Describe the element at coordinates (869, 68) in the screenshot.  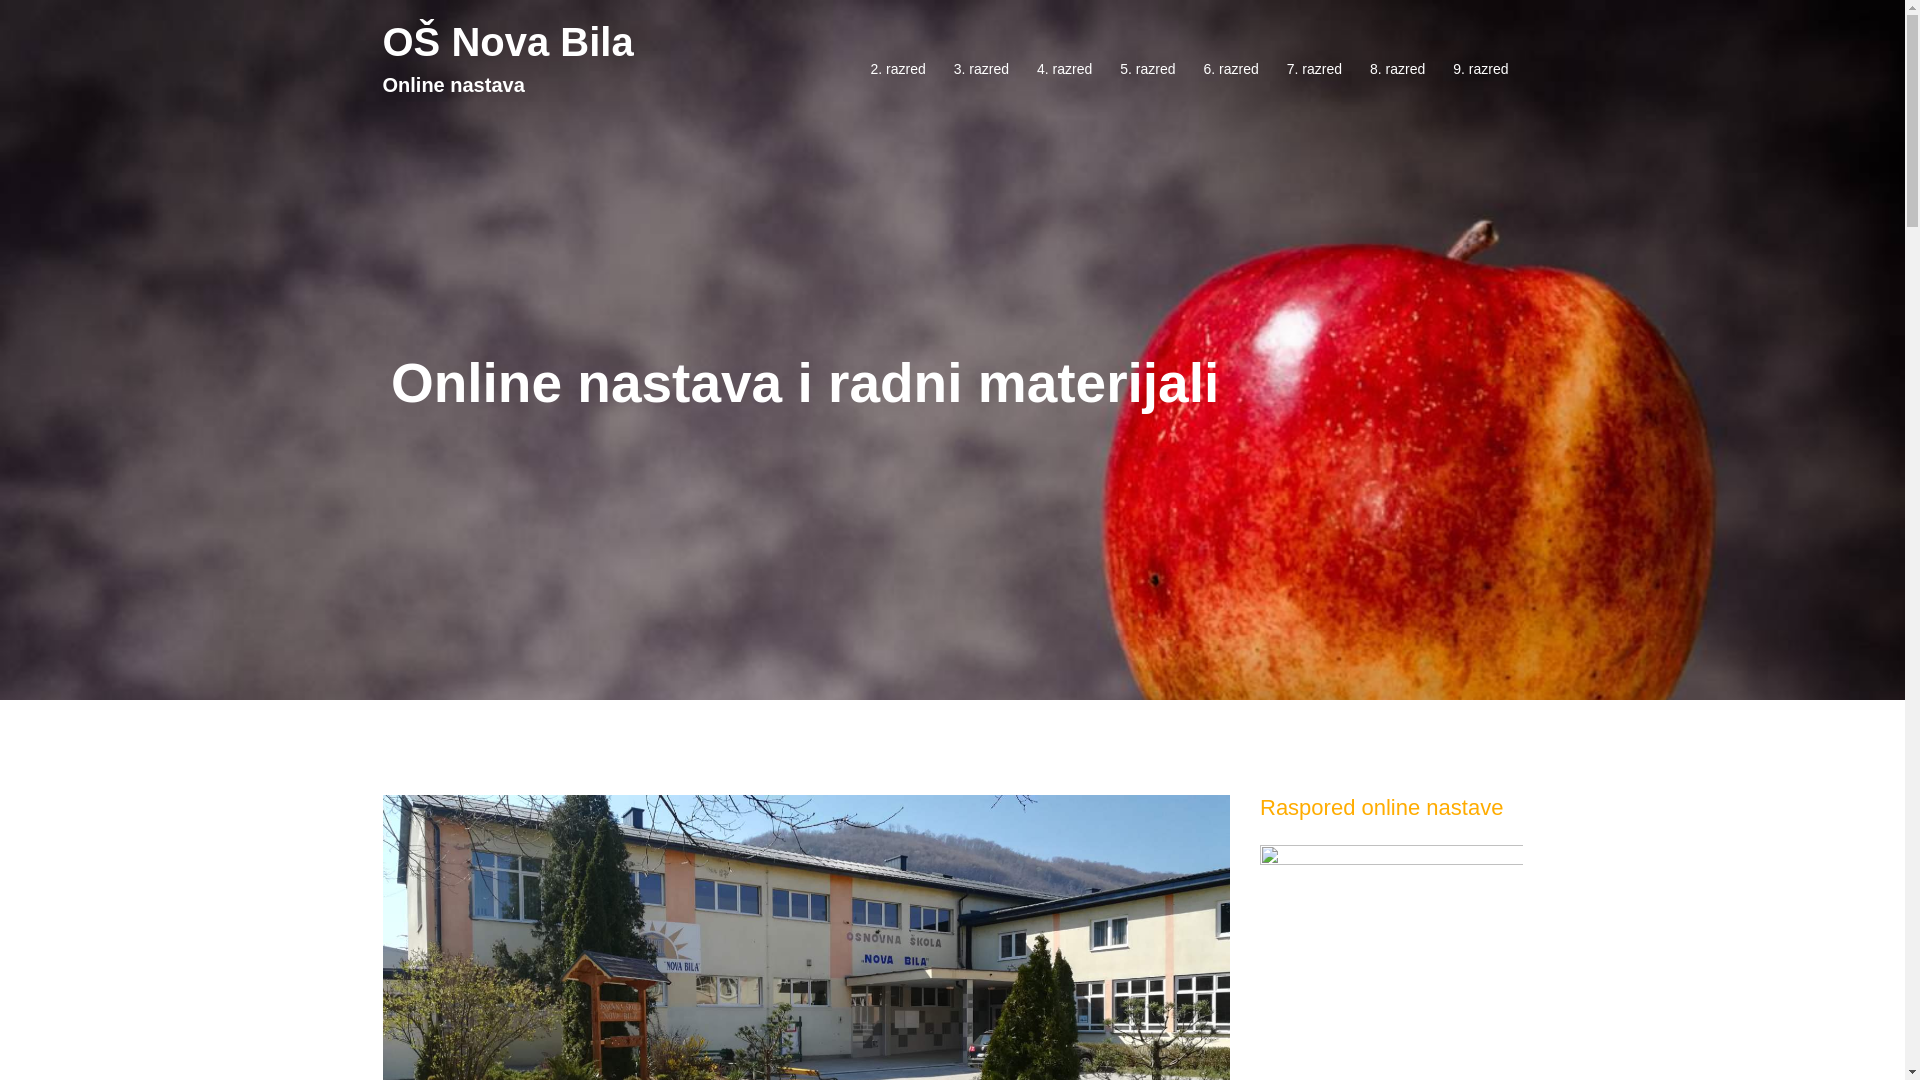
I see `'2. razred'` at that location.